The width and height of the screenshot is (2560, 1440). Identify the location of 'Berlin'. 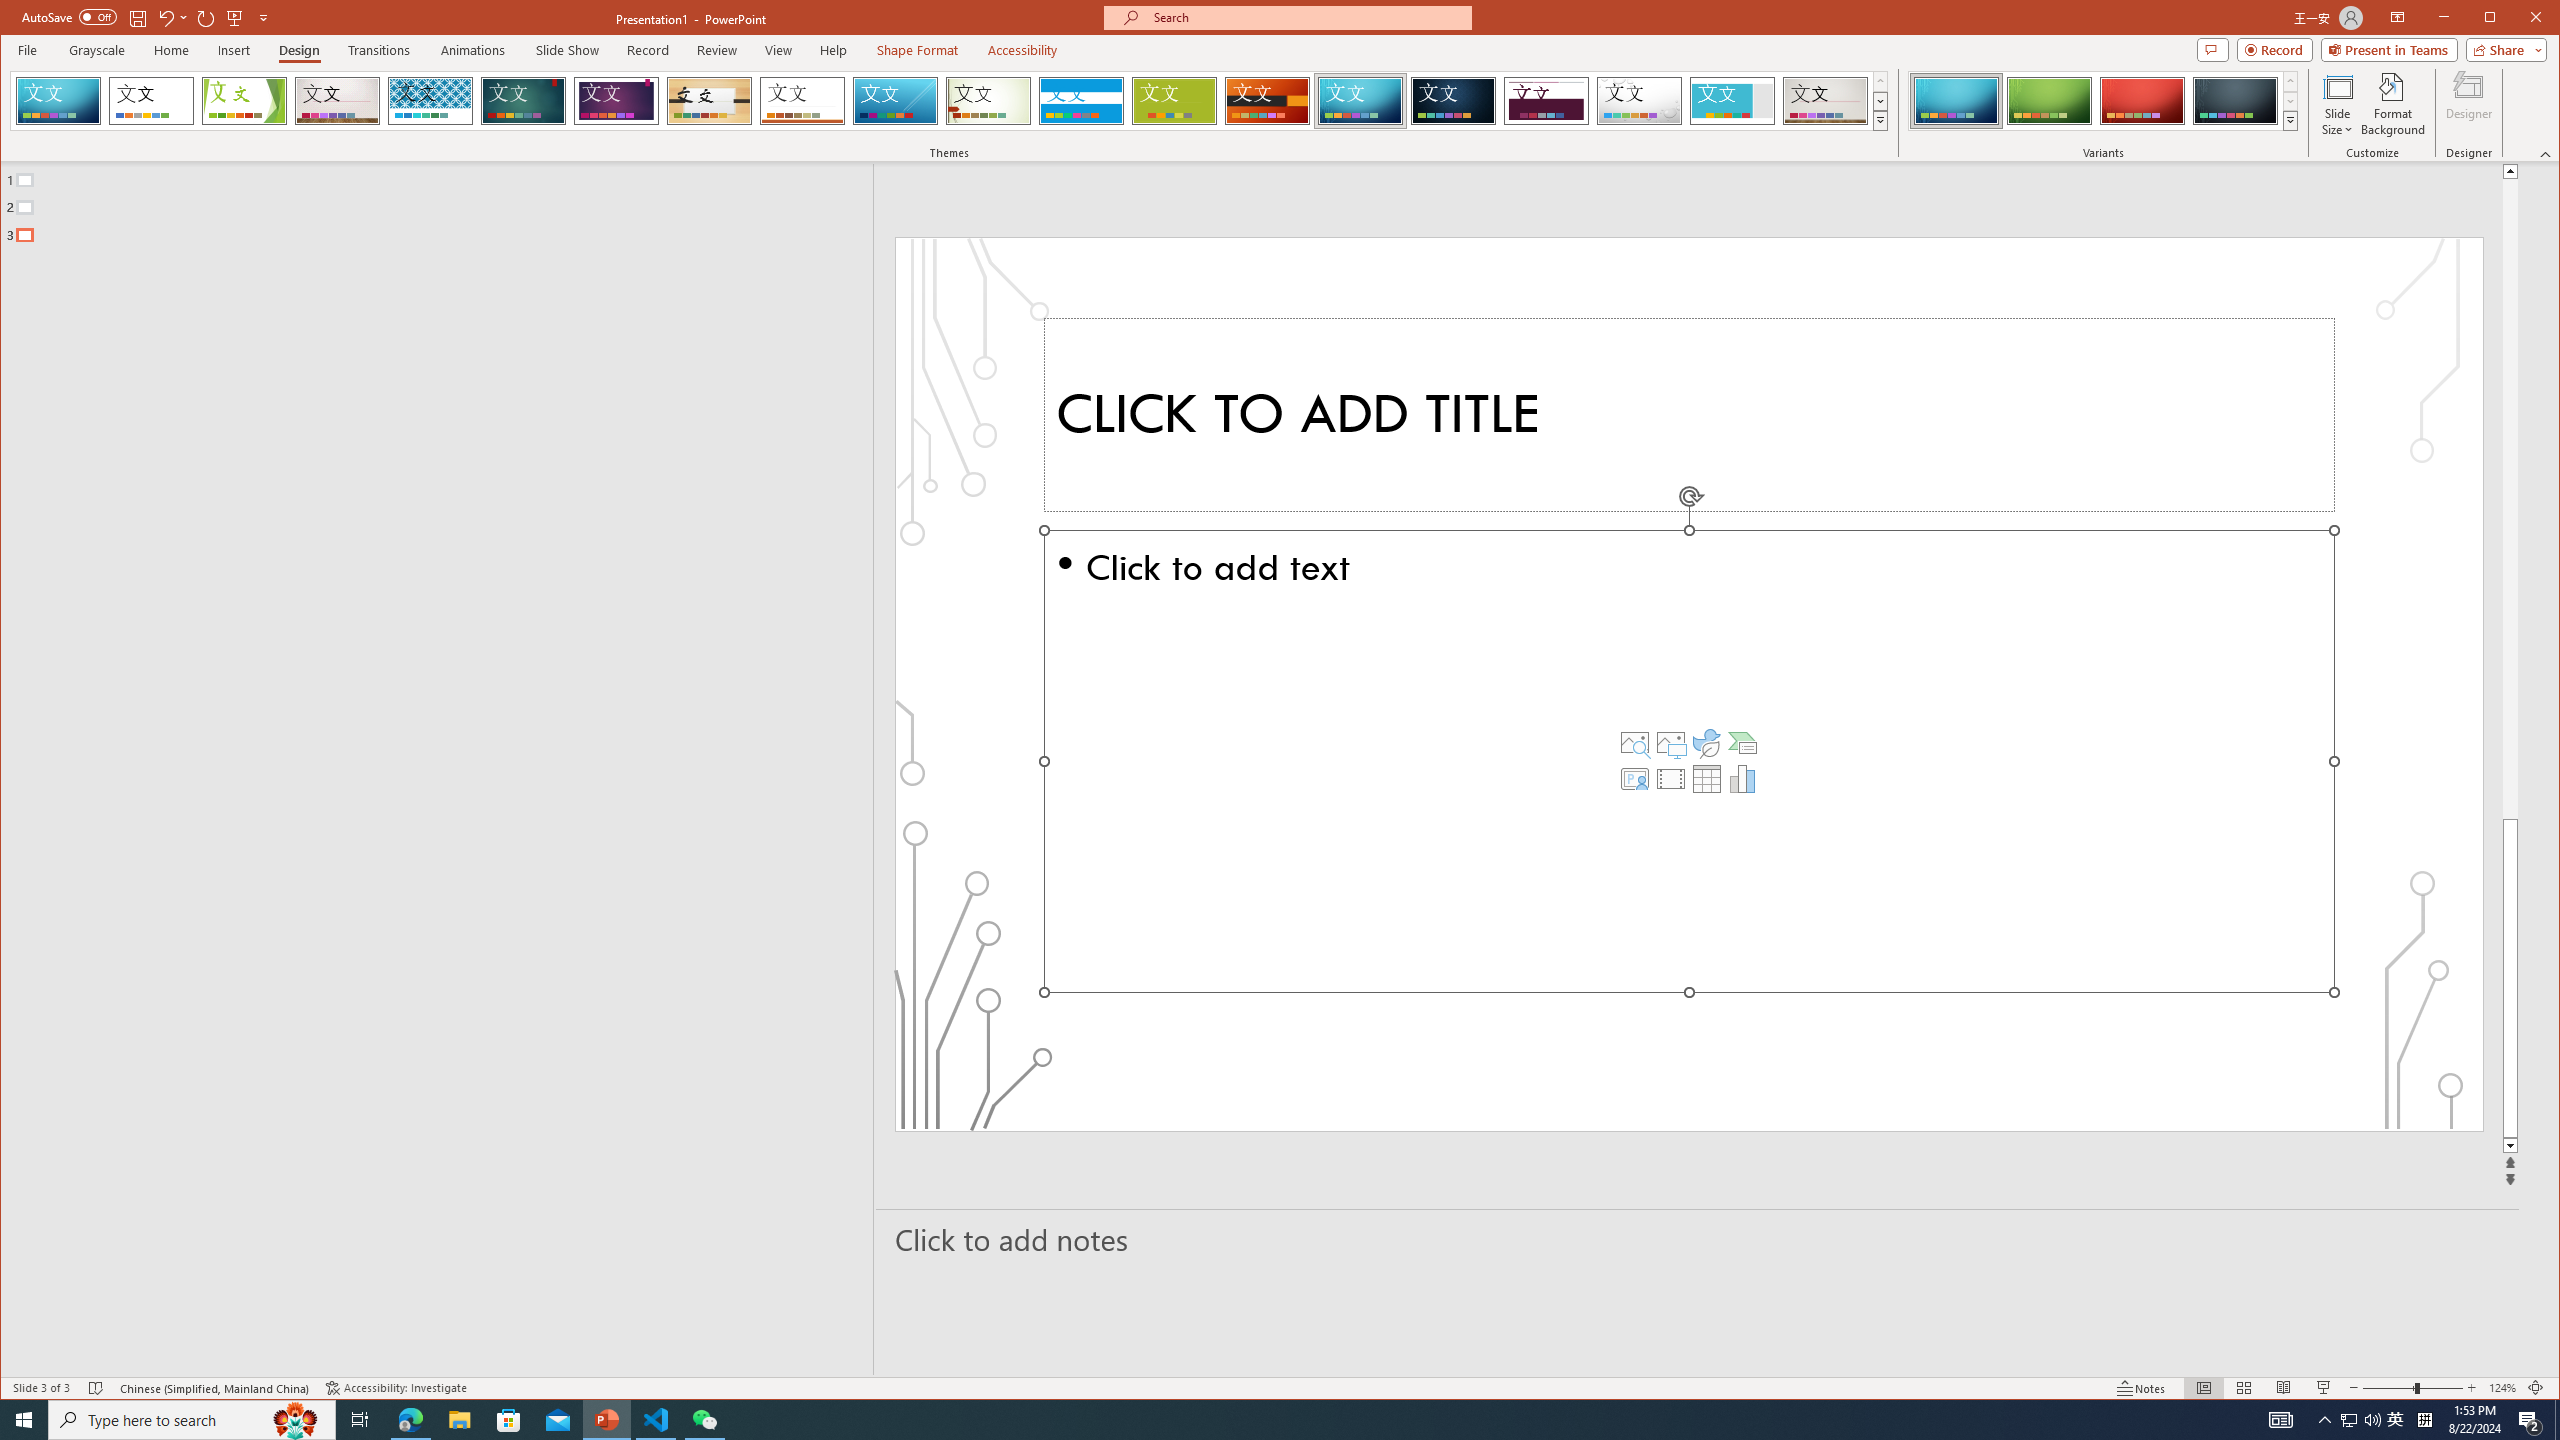
(1267, 100).